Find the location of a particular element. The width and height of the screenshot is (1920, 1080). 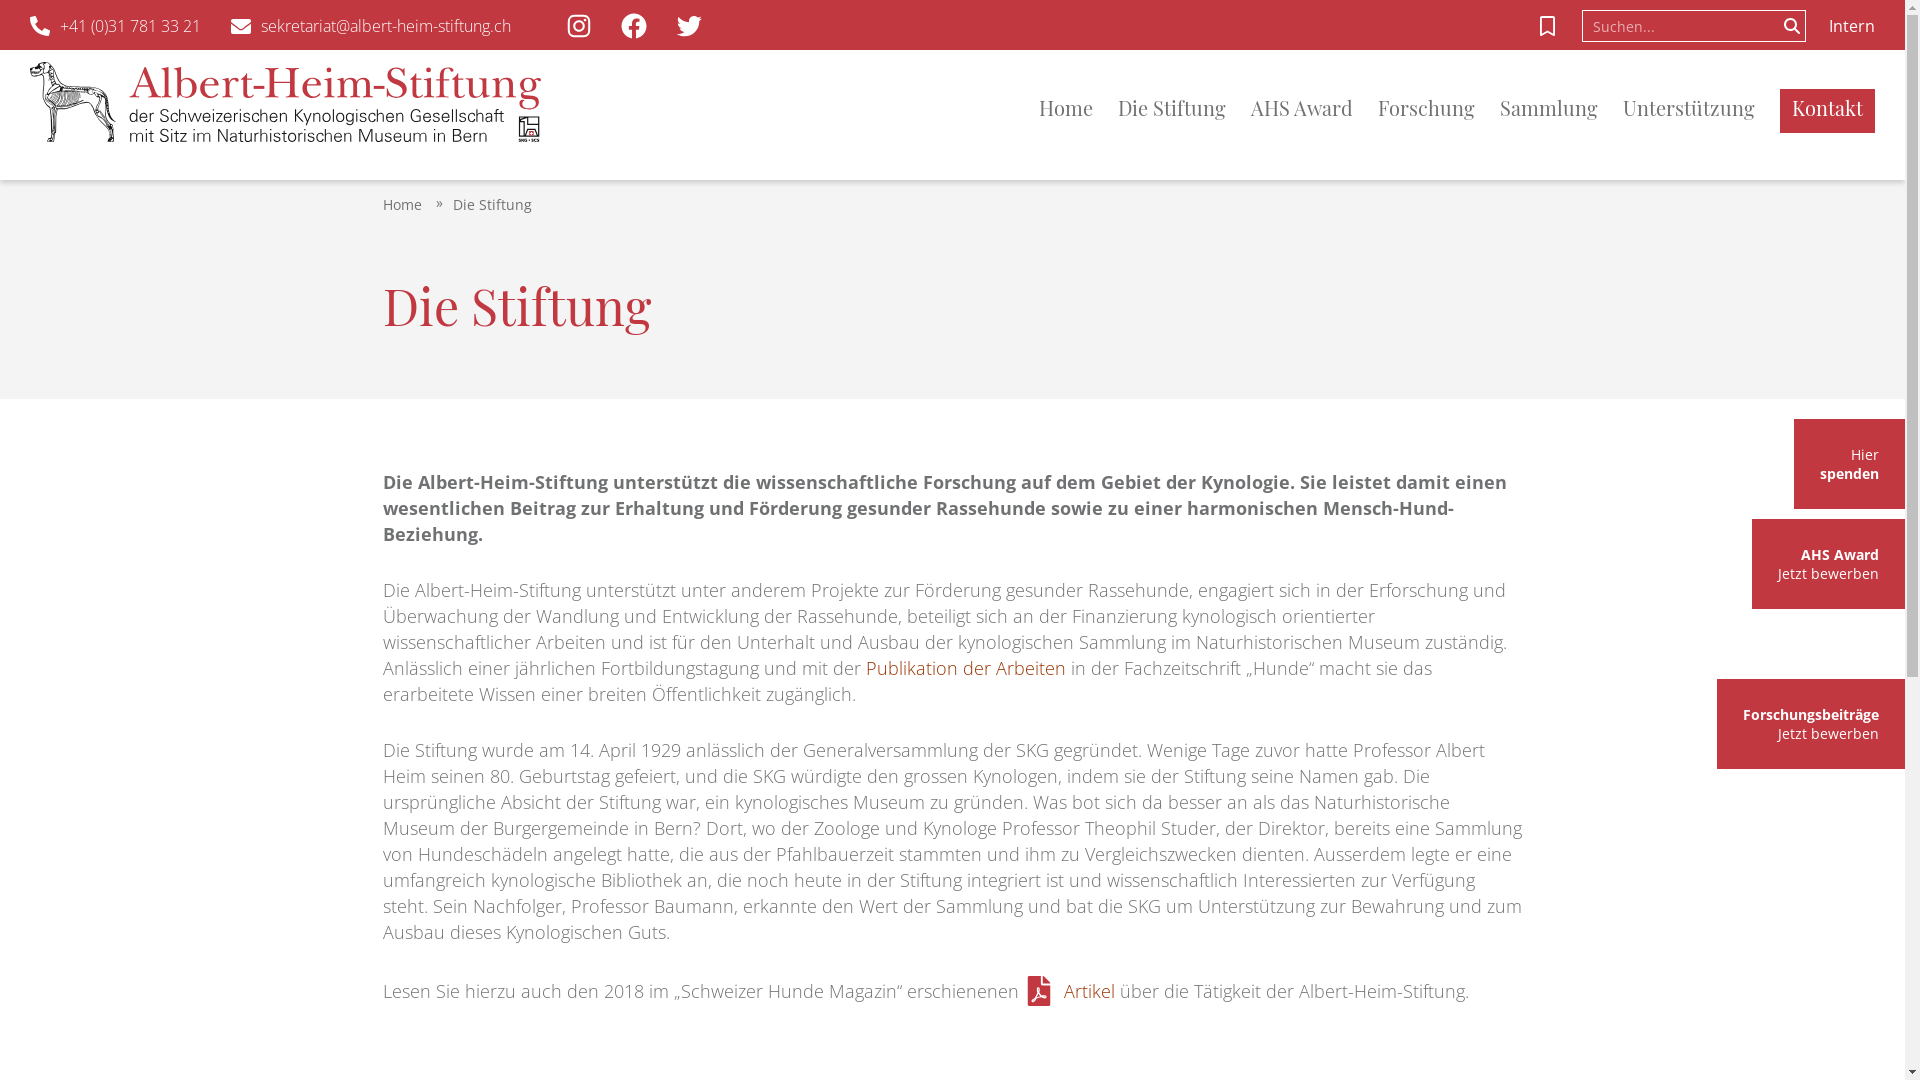

'AHS Award' is located at coordinates (1314, 110).